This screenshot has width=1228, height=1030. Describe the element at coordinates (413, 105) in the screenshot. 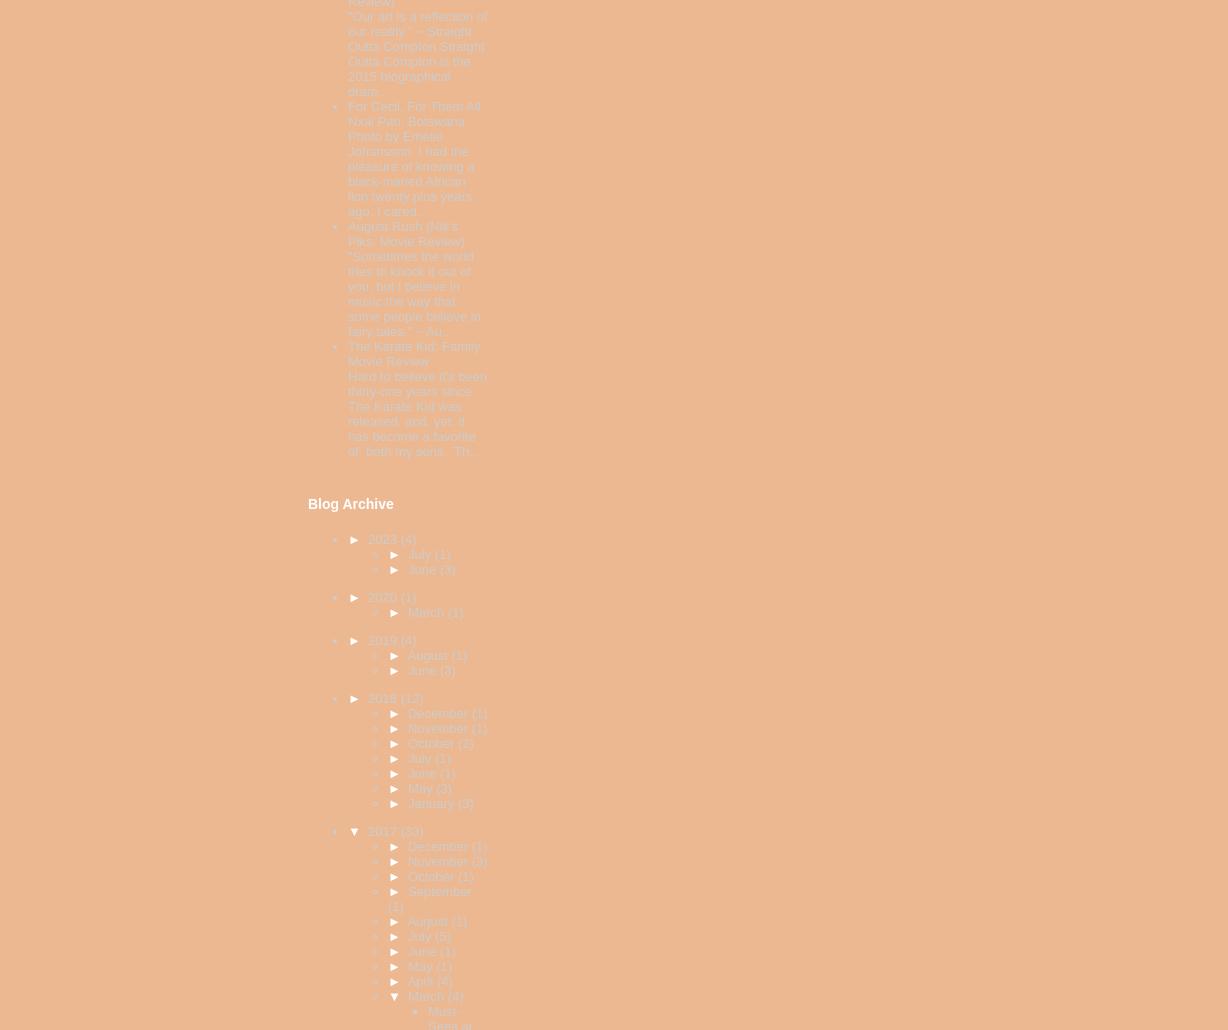

I see `'For Cecil, For Them All'` at that location.